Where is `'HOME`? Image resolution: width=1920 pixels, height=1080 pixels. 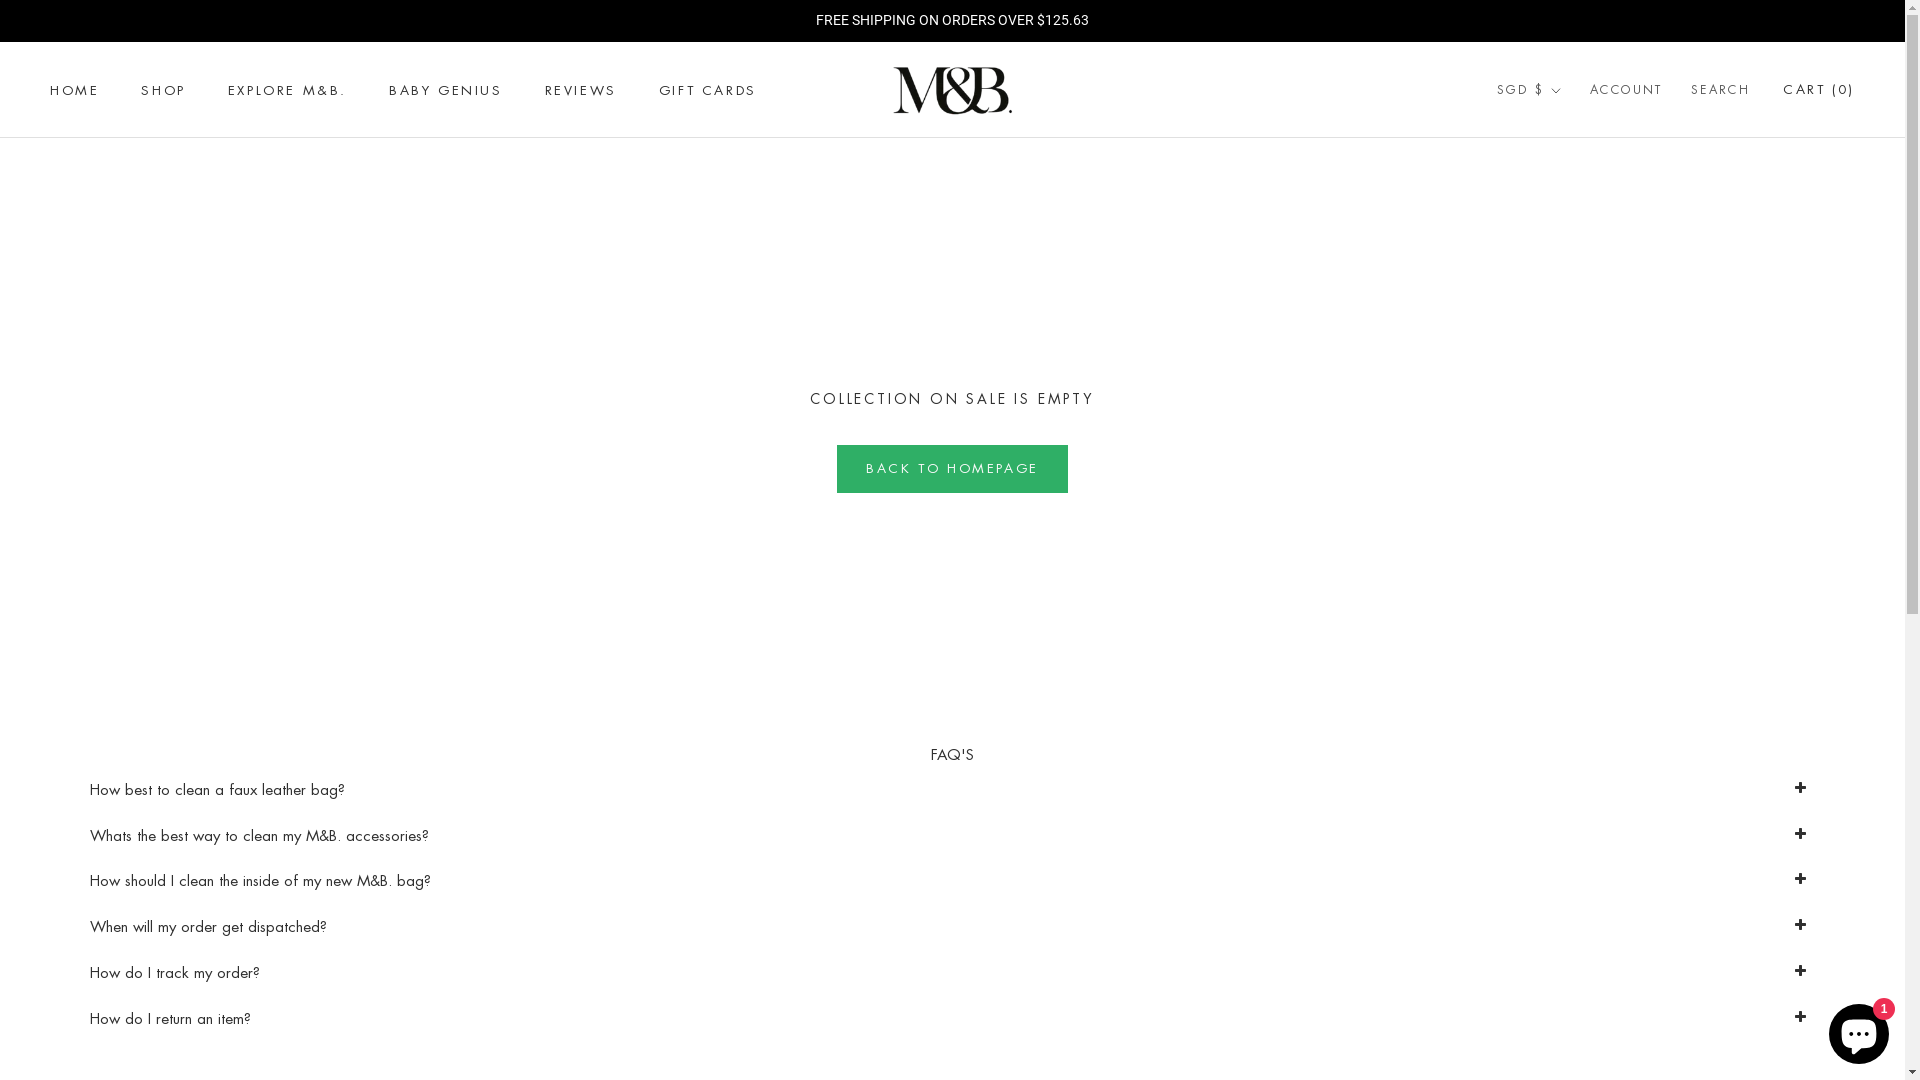
'HOME is located at coordinates (74, 90).